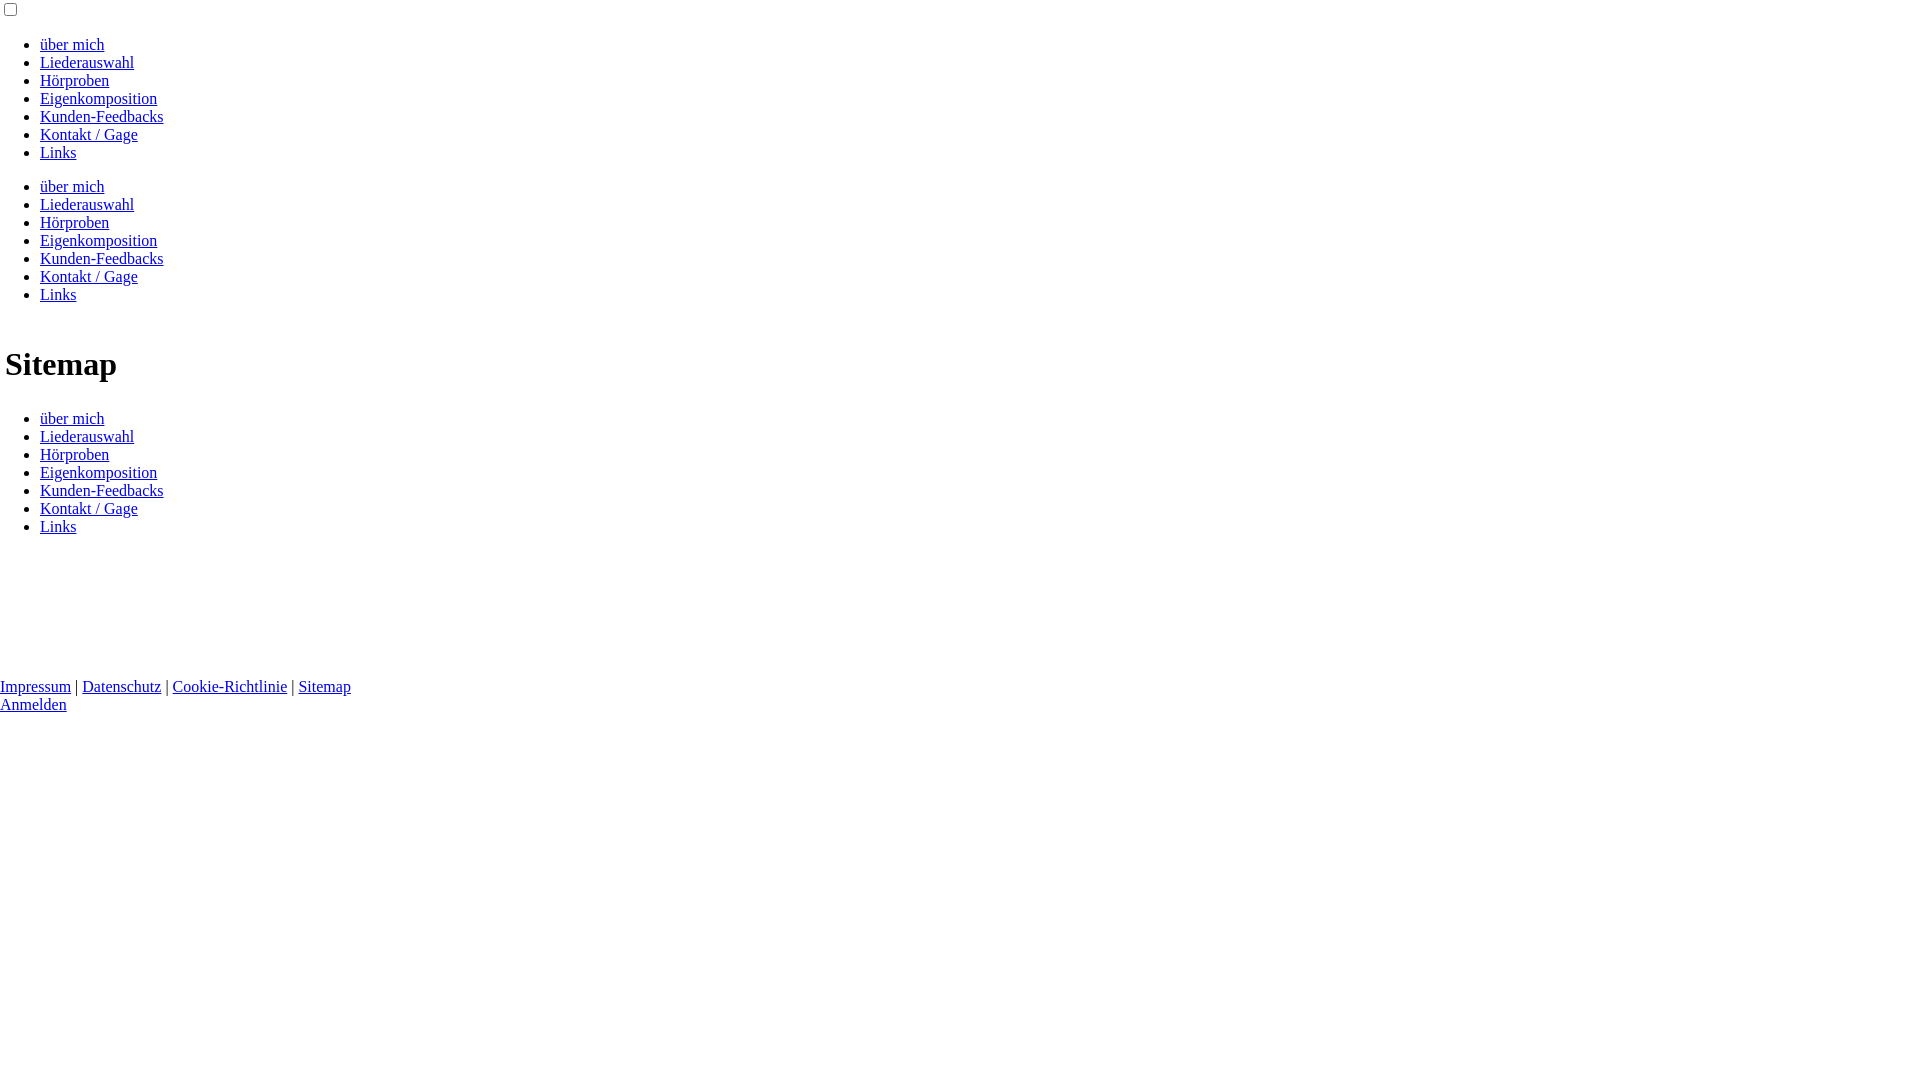  I want to click on 'Impressum', so click(0, 685).